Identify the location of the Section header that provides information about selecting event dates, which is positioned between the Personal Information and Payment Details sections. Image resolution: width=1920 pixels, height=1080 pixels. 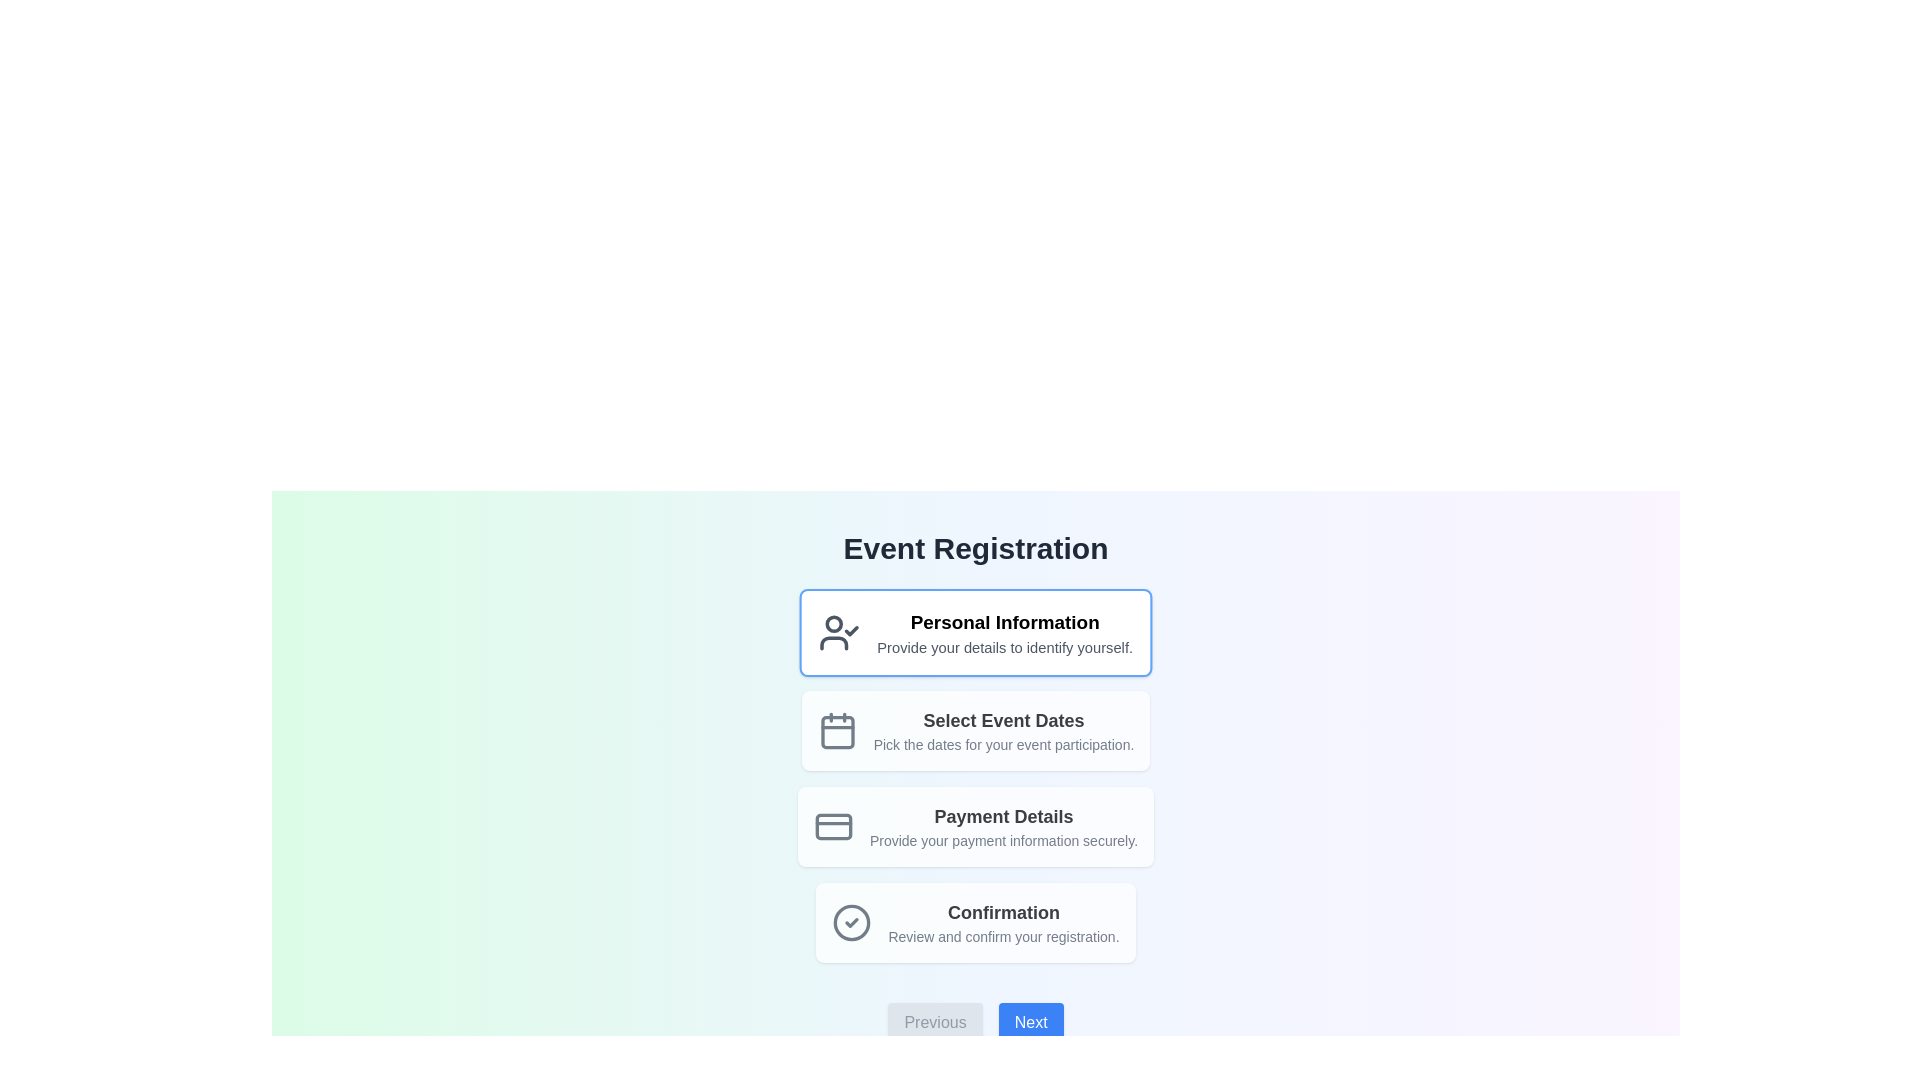
(975, 731).